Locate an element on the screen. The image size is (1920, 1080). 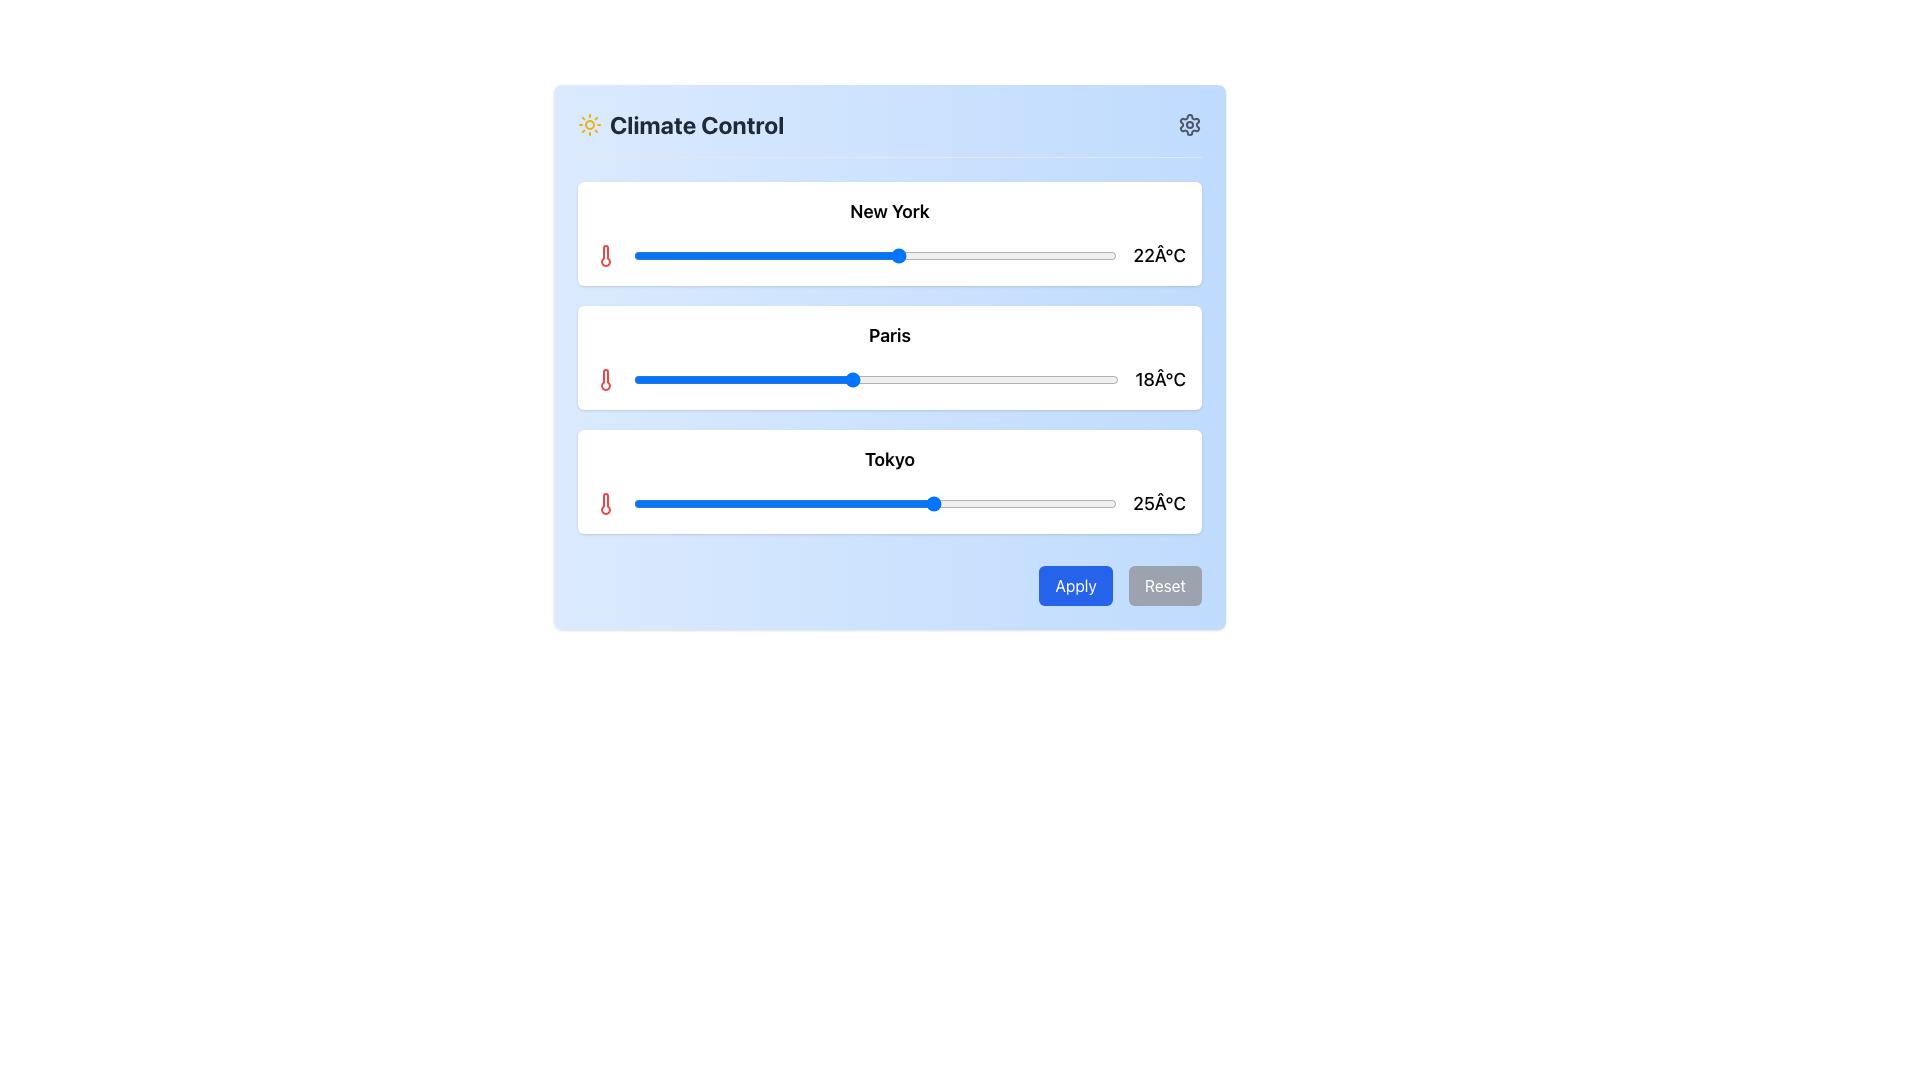
the Paris temperature slider is located at coordinates (1069, 380).